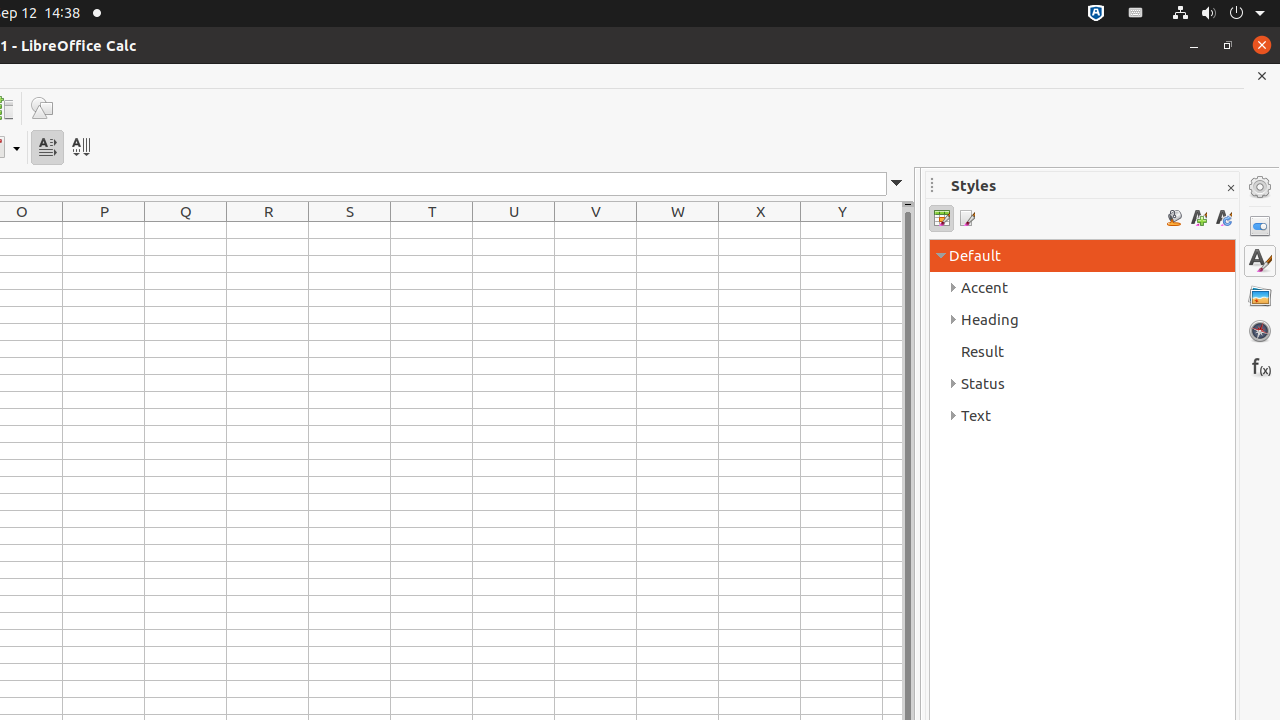 This screenshot has height=720, width=1280. What do you see at coordinates (678, 229) in the screenshot?
I see `'W1'` at bounding box center [678, 229].